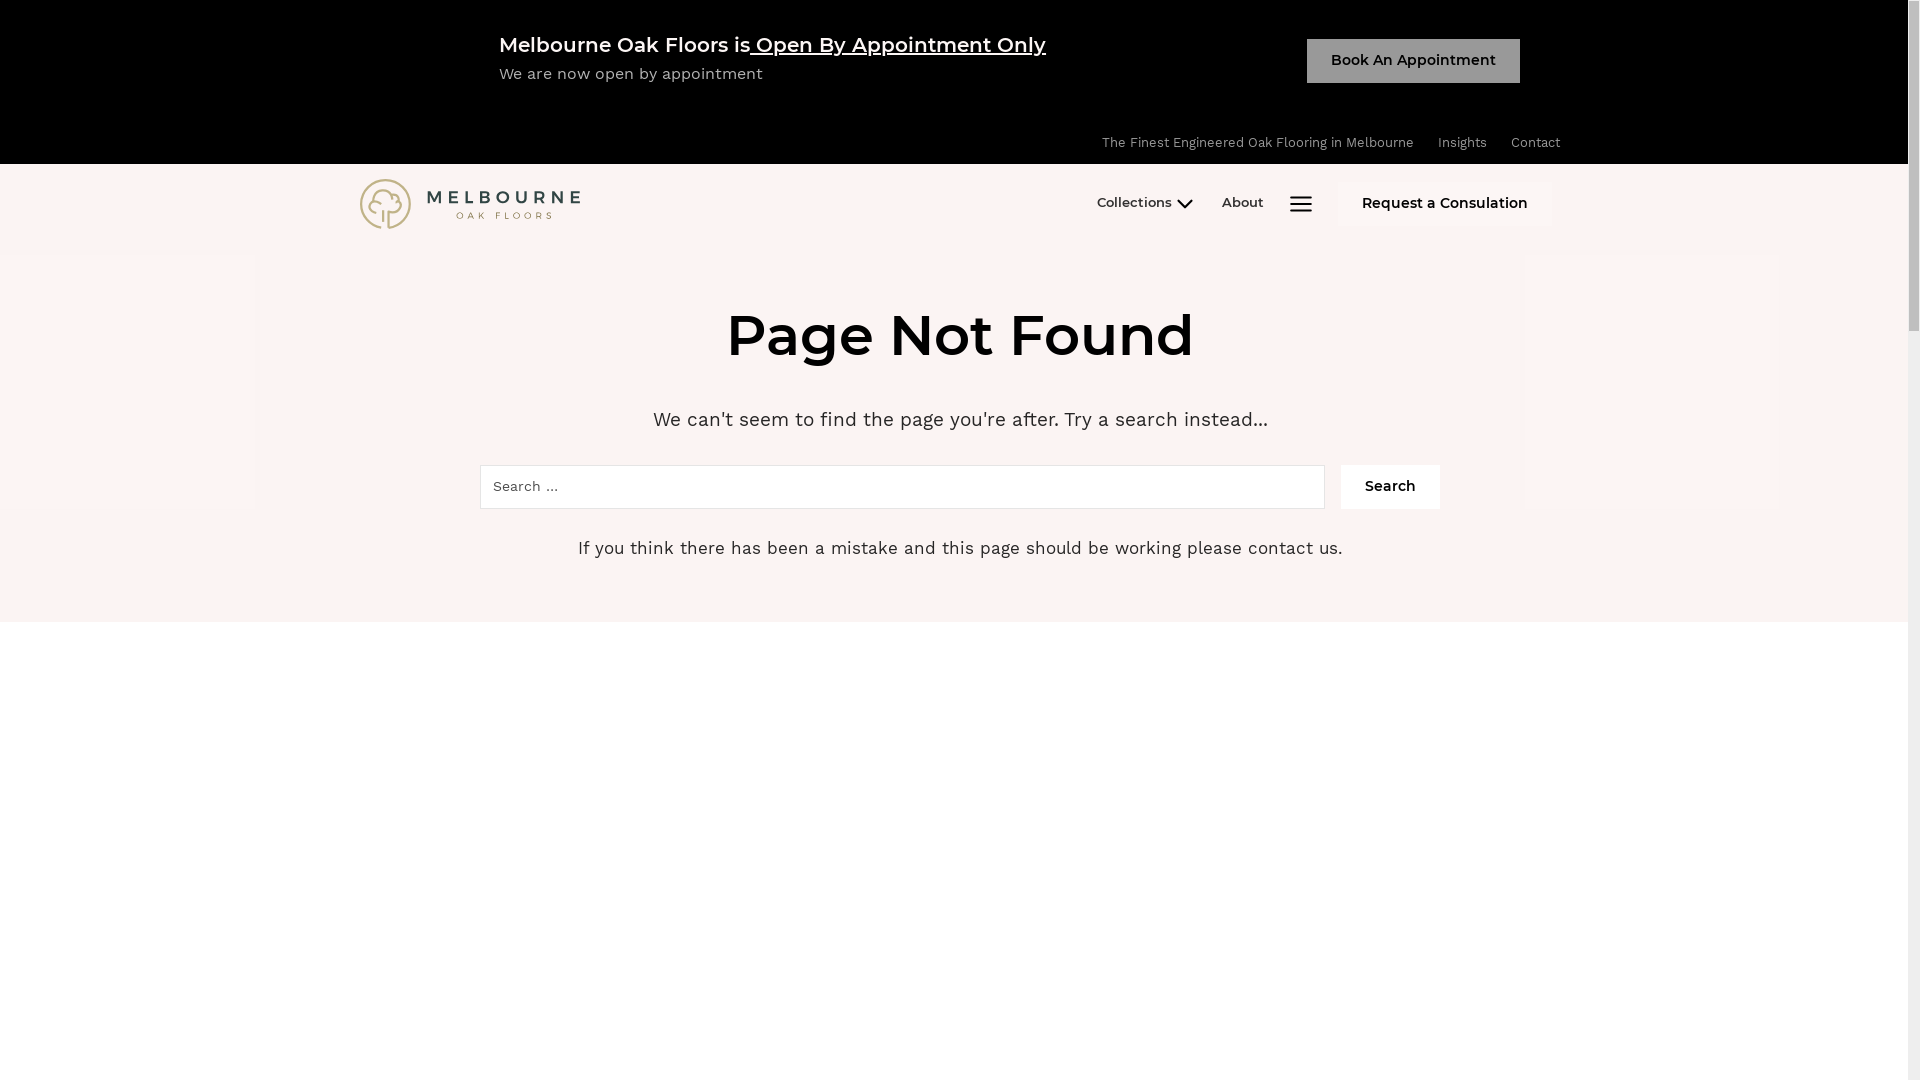 This screenshot has width=1920, height=1080. Describe the element at coordinates (1389, 486) in the screenshot. I see `'Search'` at that location.